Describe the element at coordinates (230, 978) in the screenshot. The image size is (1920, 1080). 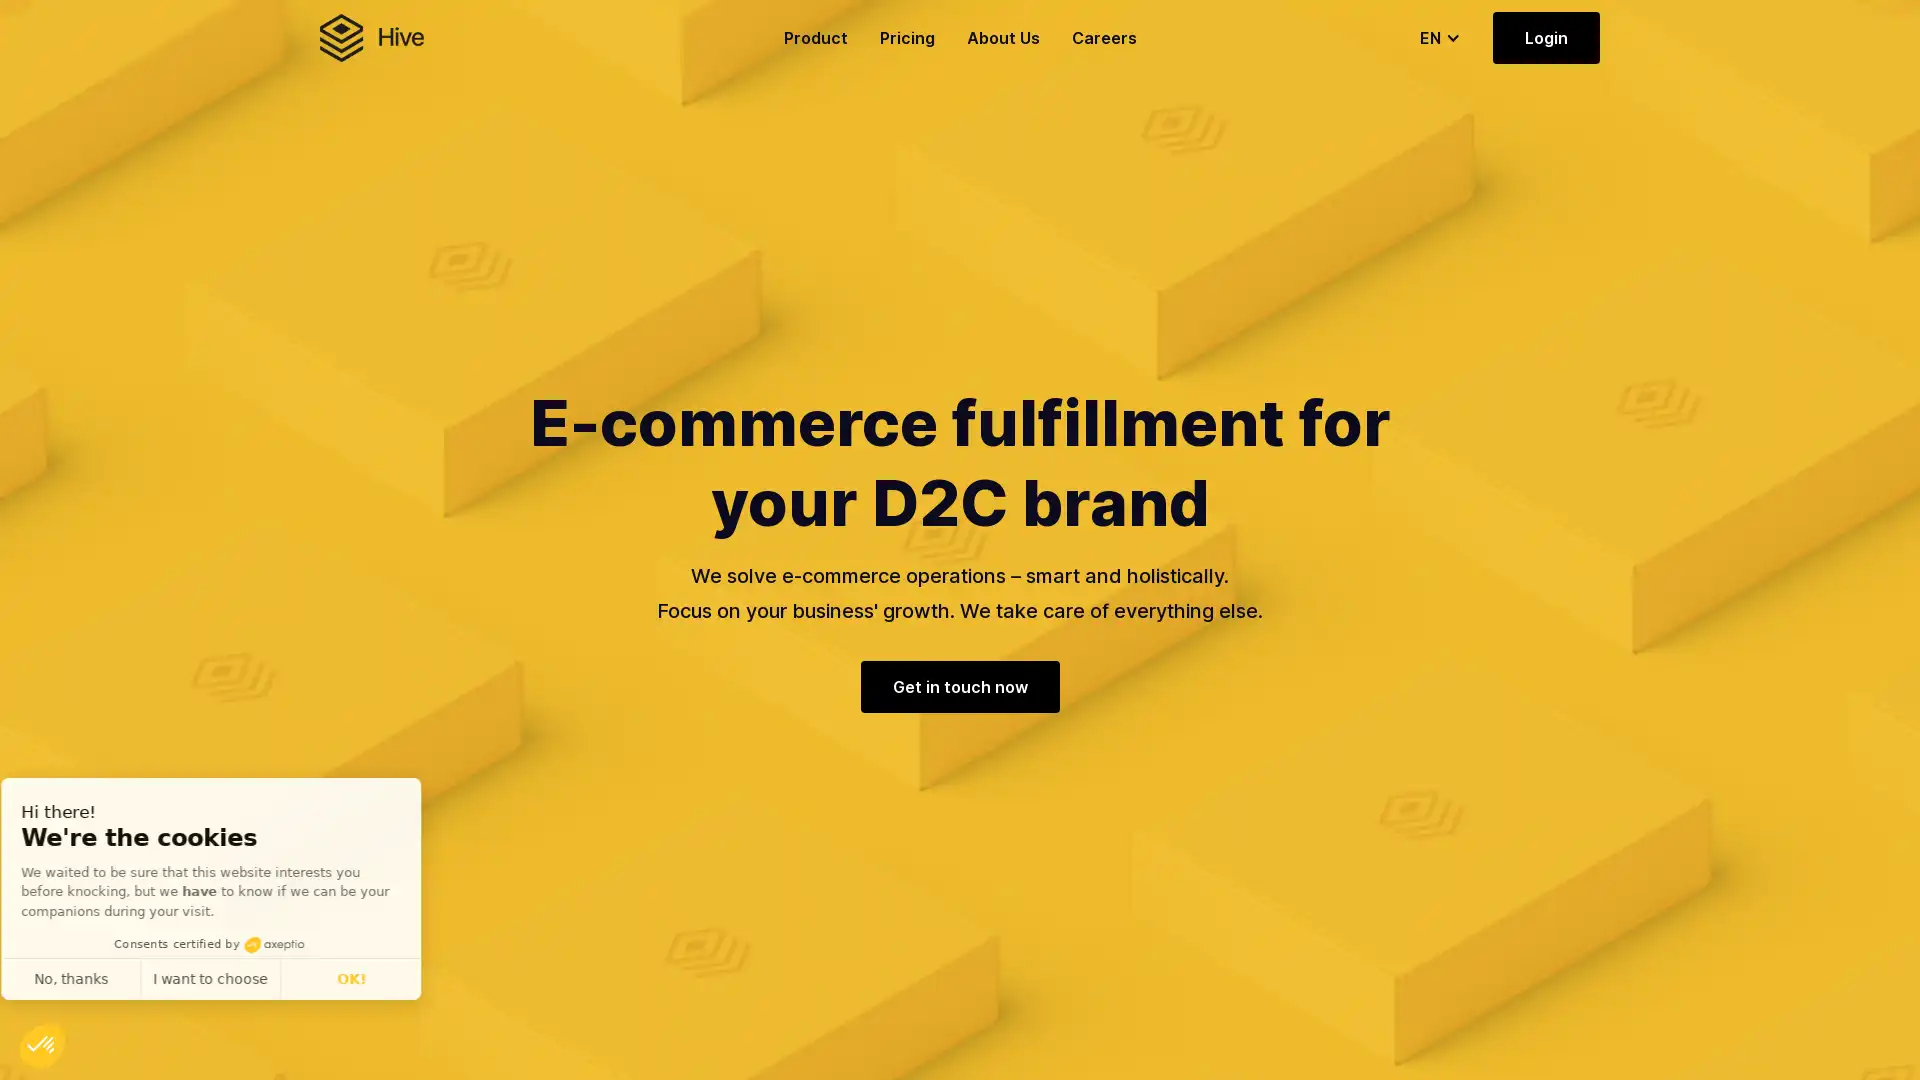
I see `I want to choose` at that location.